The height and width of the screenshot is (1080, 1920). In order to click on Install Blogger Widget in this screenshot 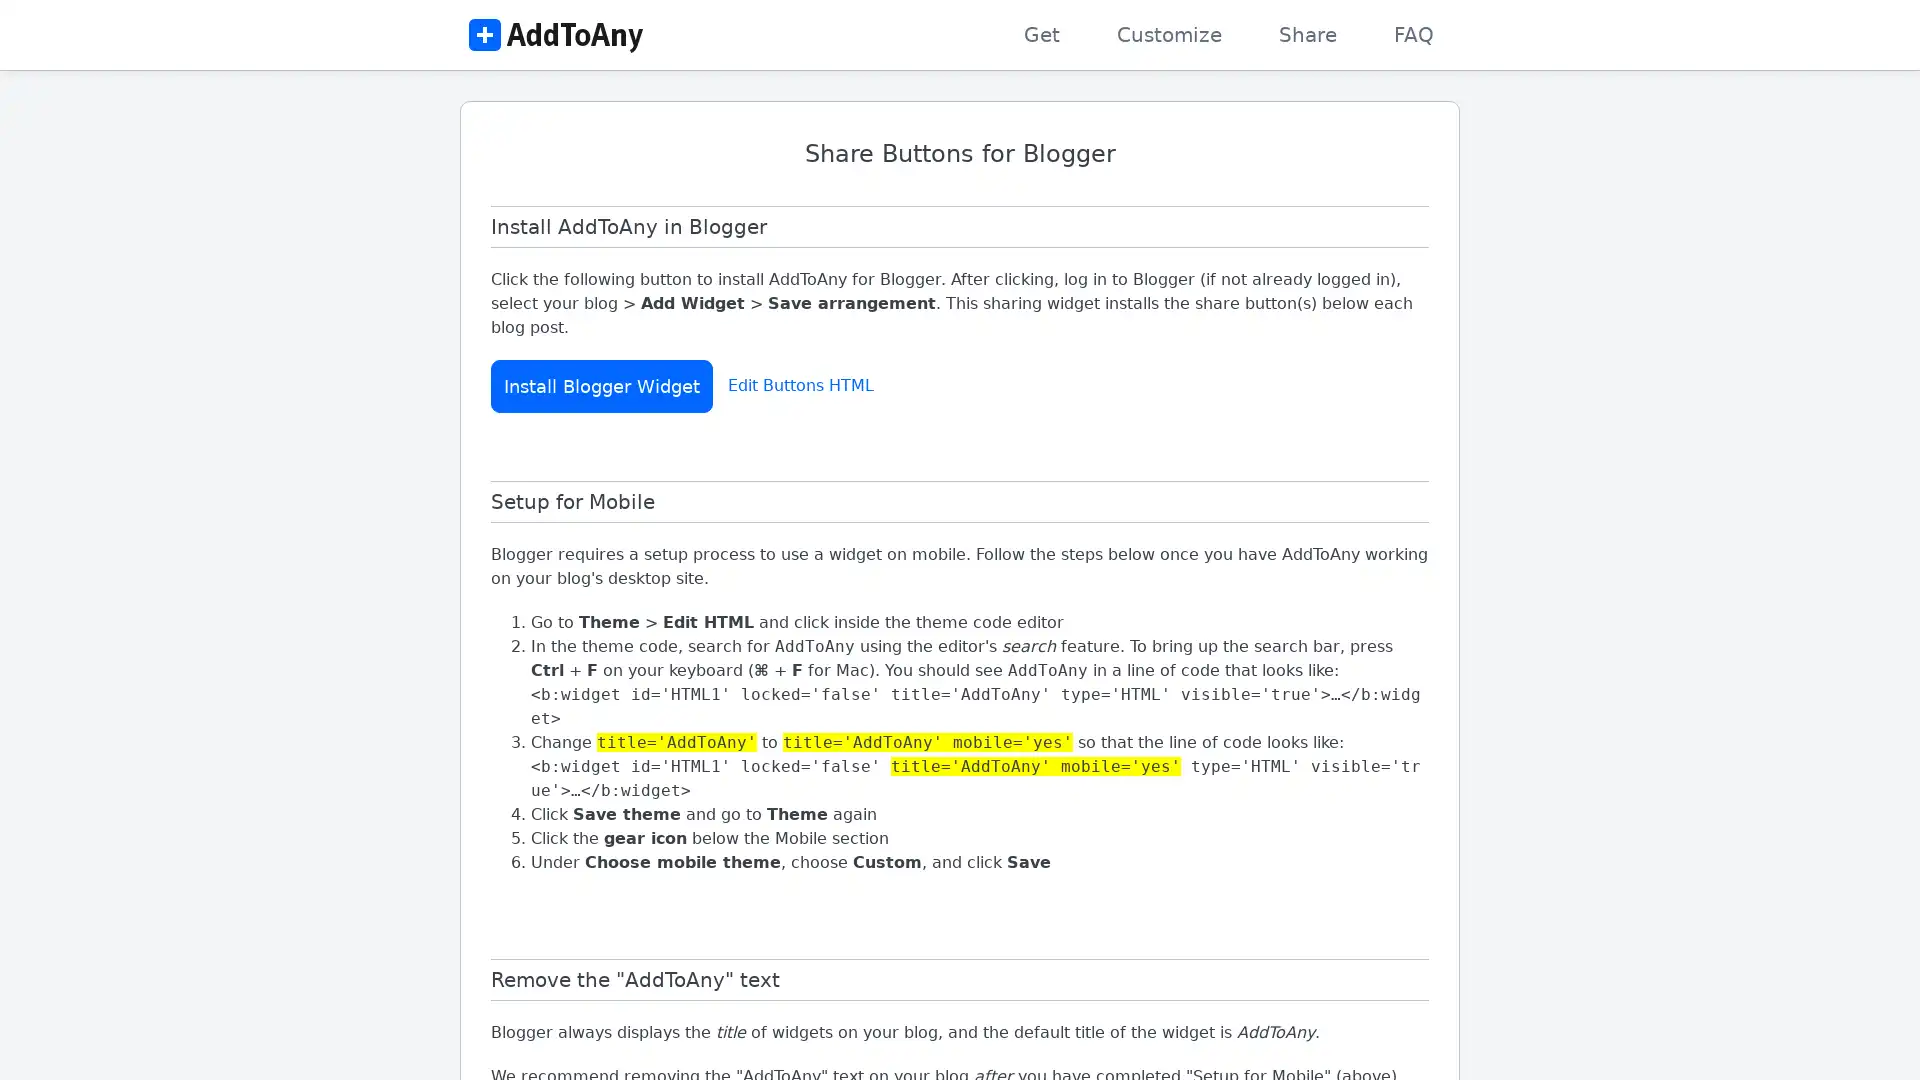, I will do `click(600, 386)`.